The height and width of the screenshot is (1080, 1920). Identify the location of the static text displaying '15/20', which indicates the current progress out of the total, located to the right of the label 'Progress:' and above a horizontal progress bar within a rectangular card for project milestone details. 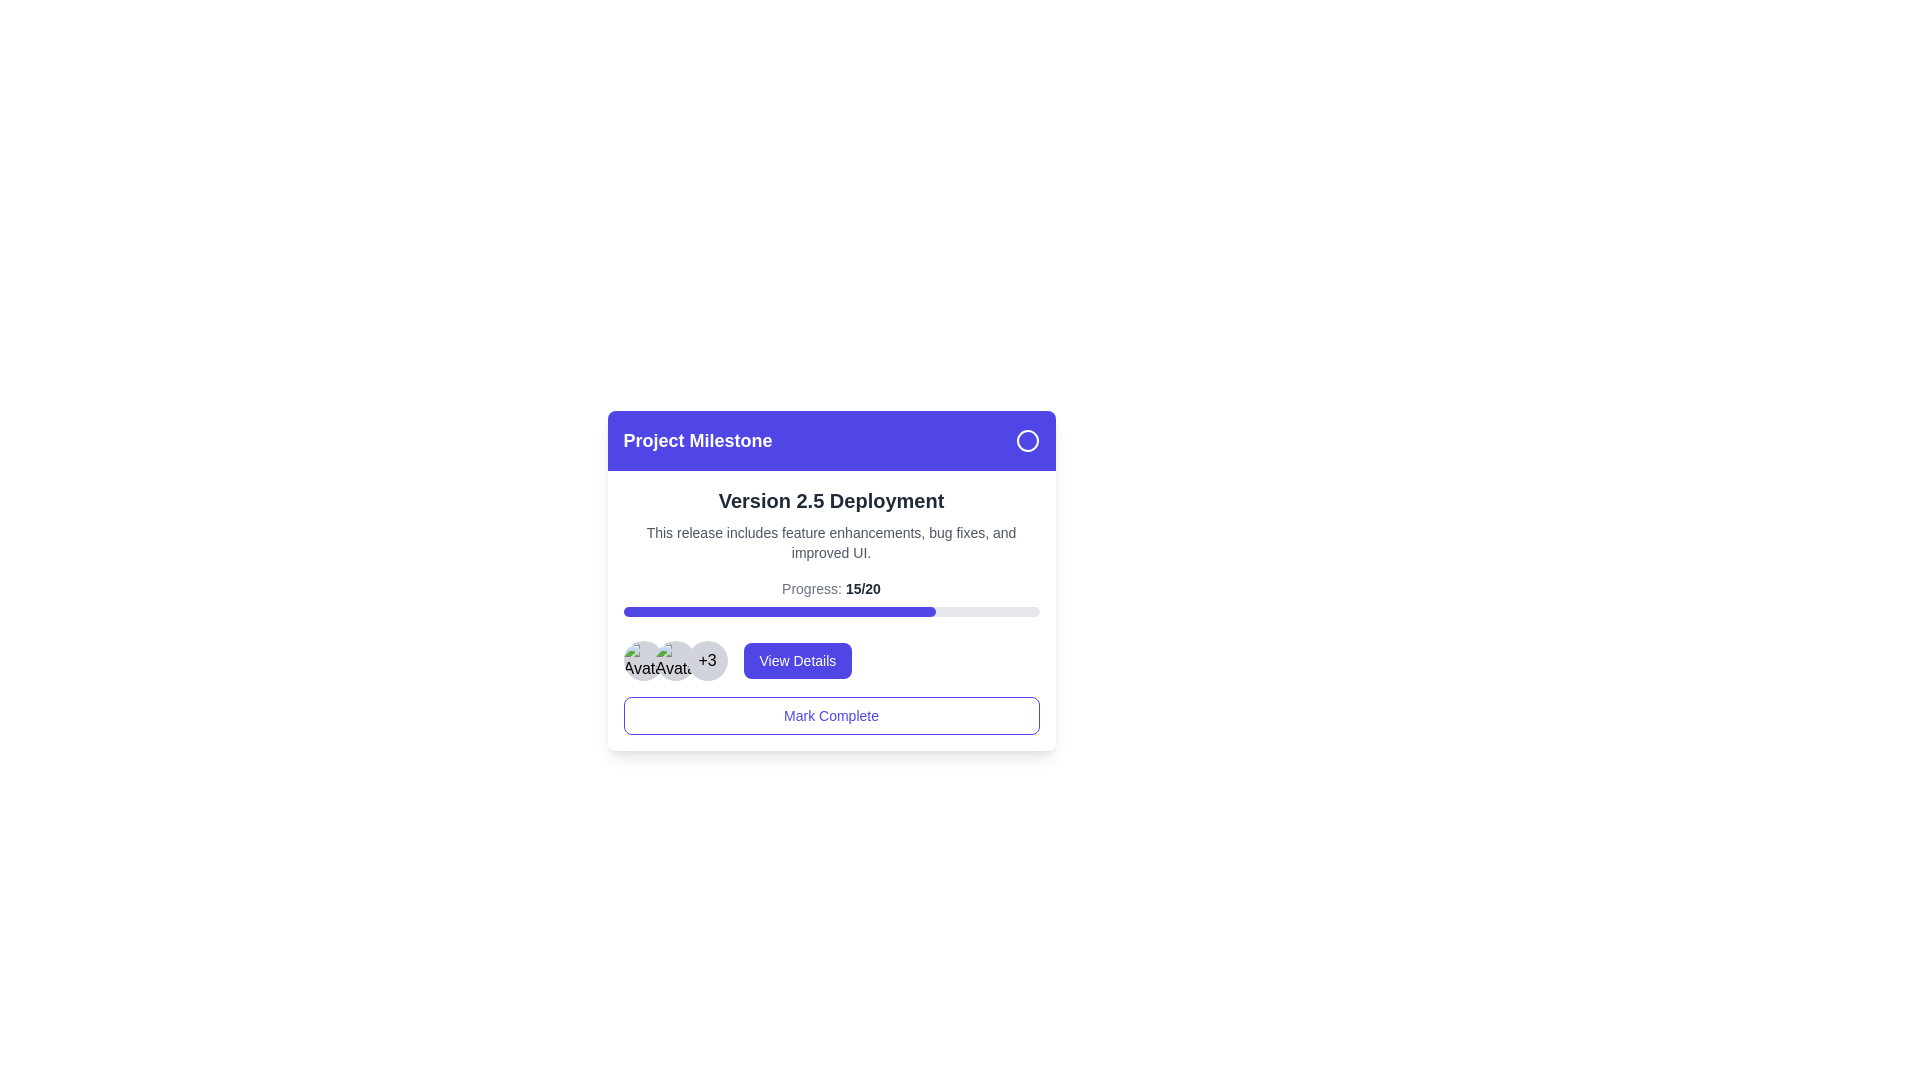
(863, 588).